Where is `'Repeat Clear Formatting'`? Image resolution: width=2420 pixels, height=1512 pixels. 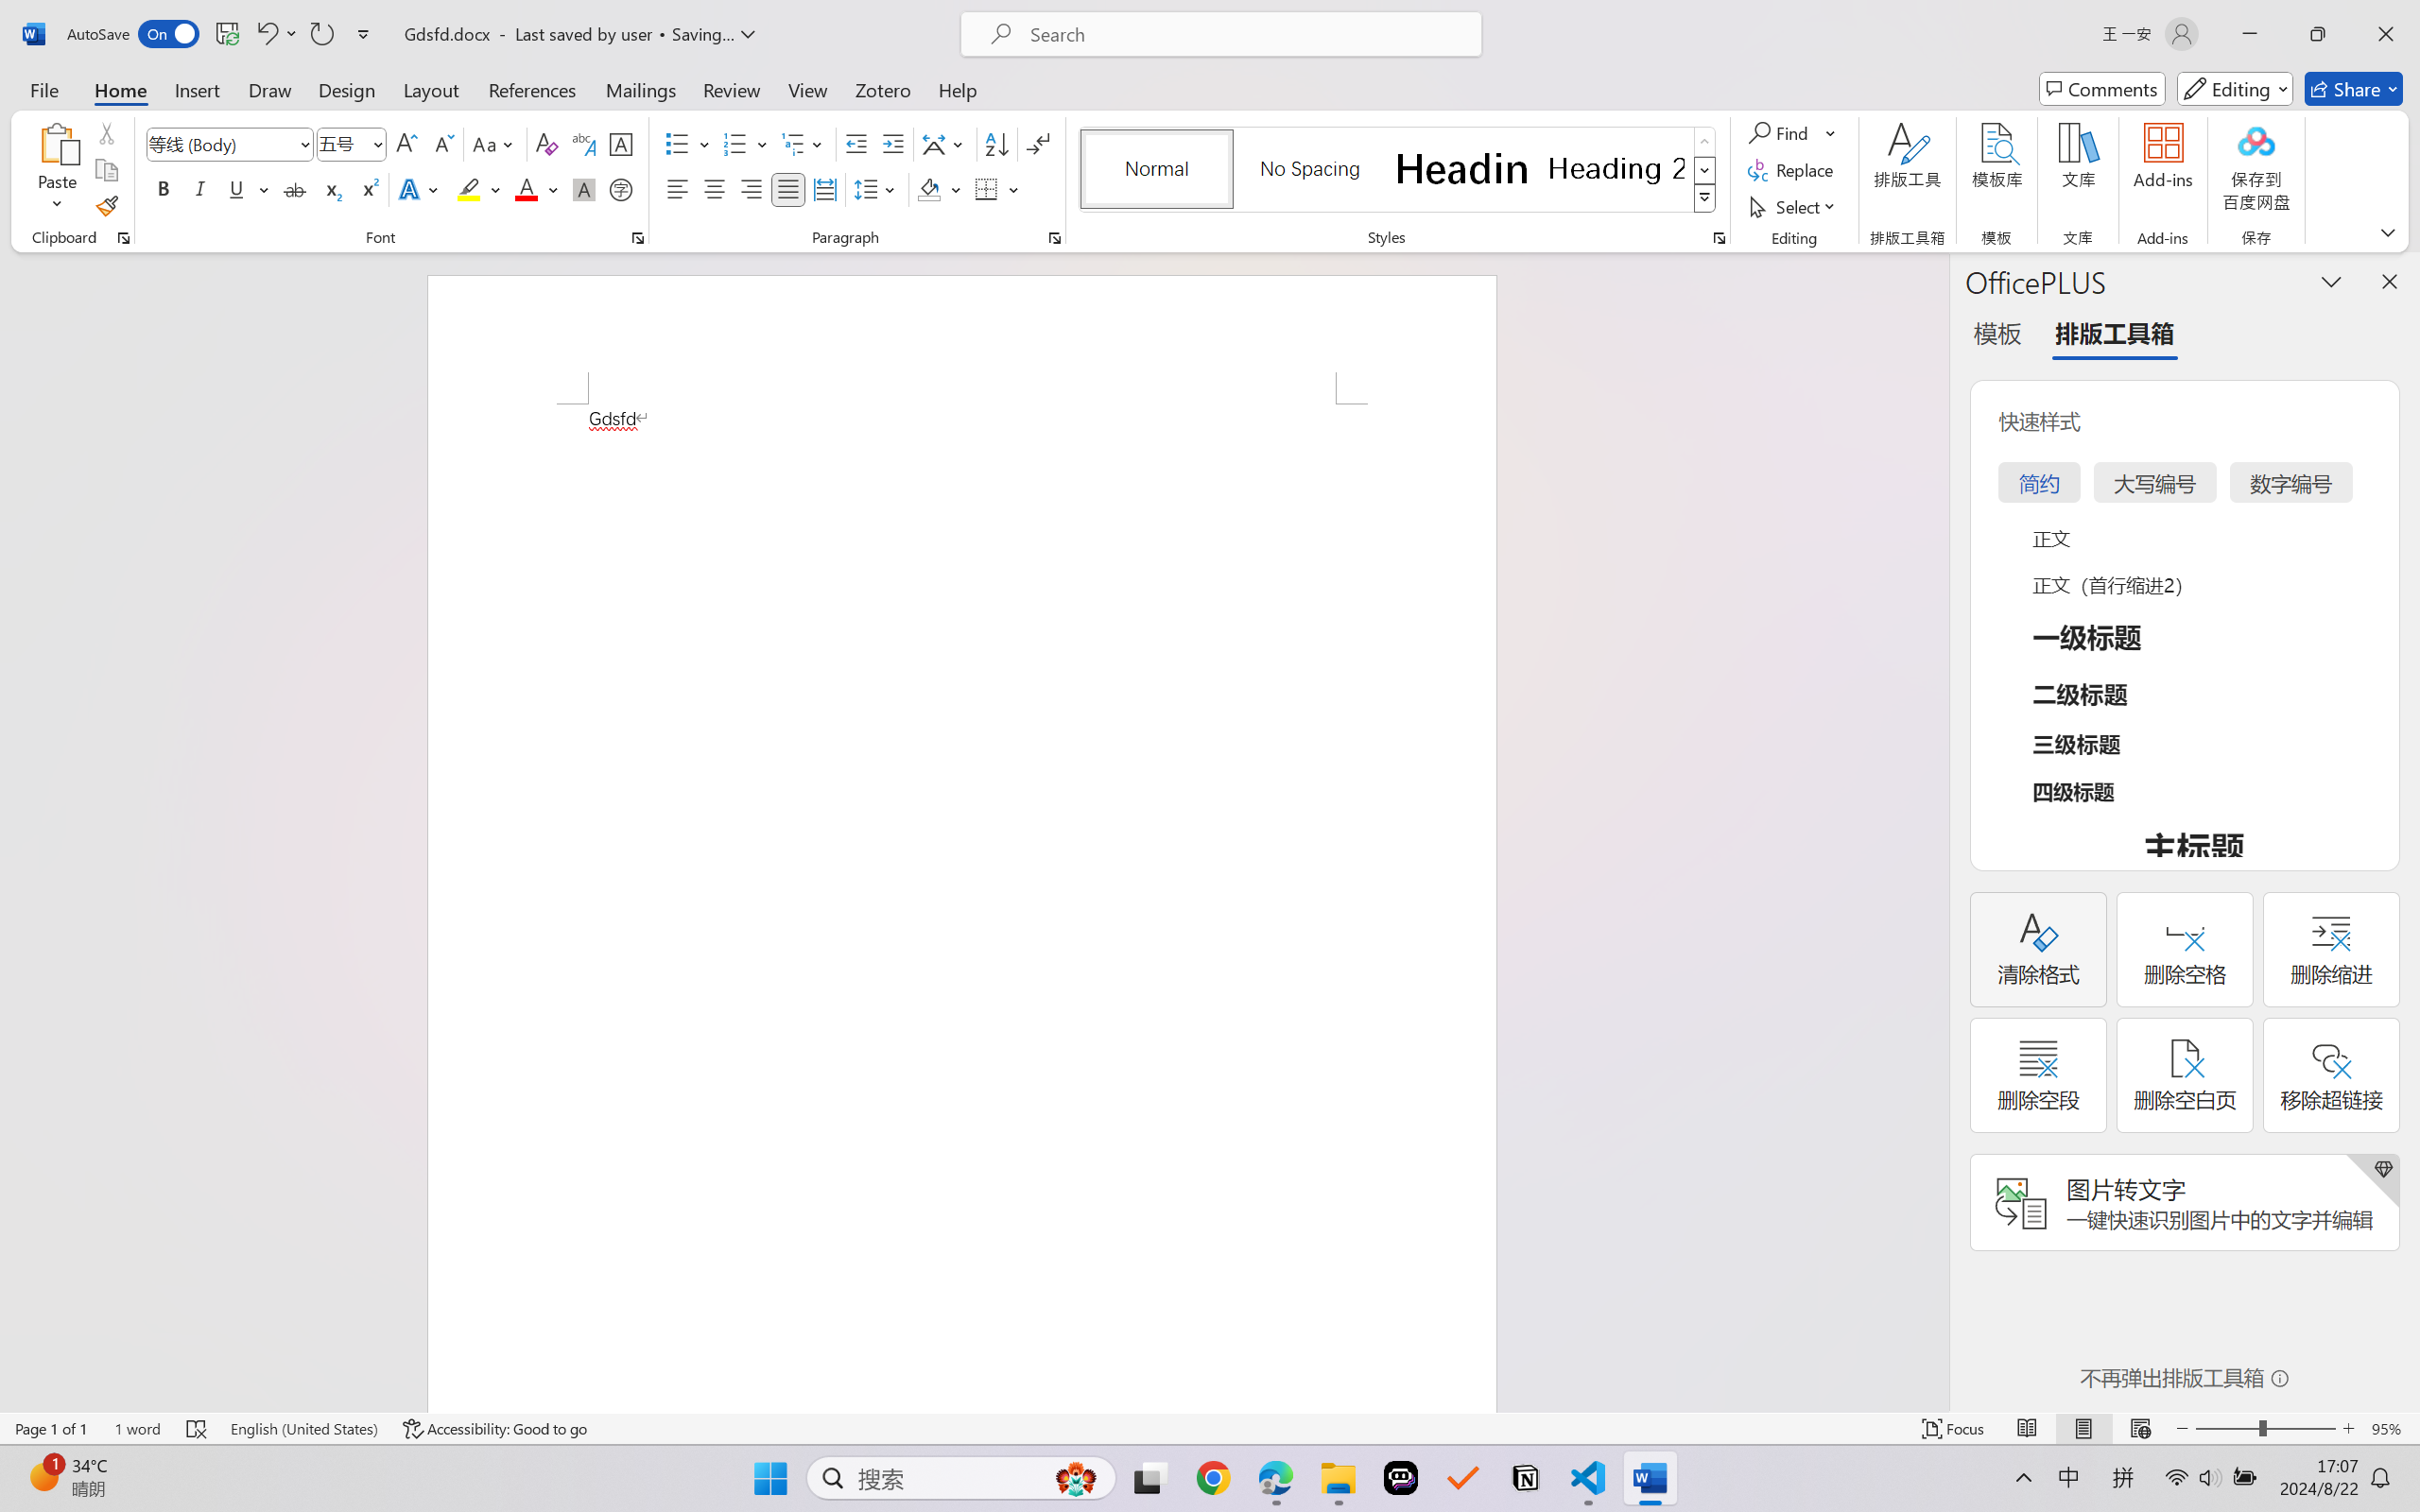 'Repeat Clear Formatting' is located at coordinates (320, 33).